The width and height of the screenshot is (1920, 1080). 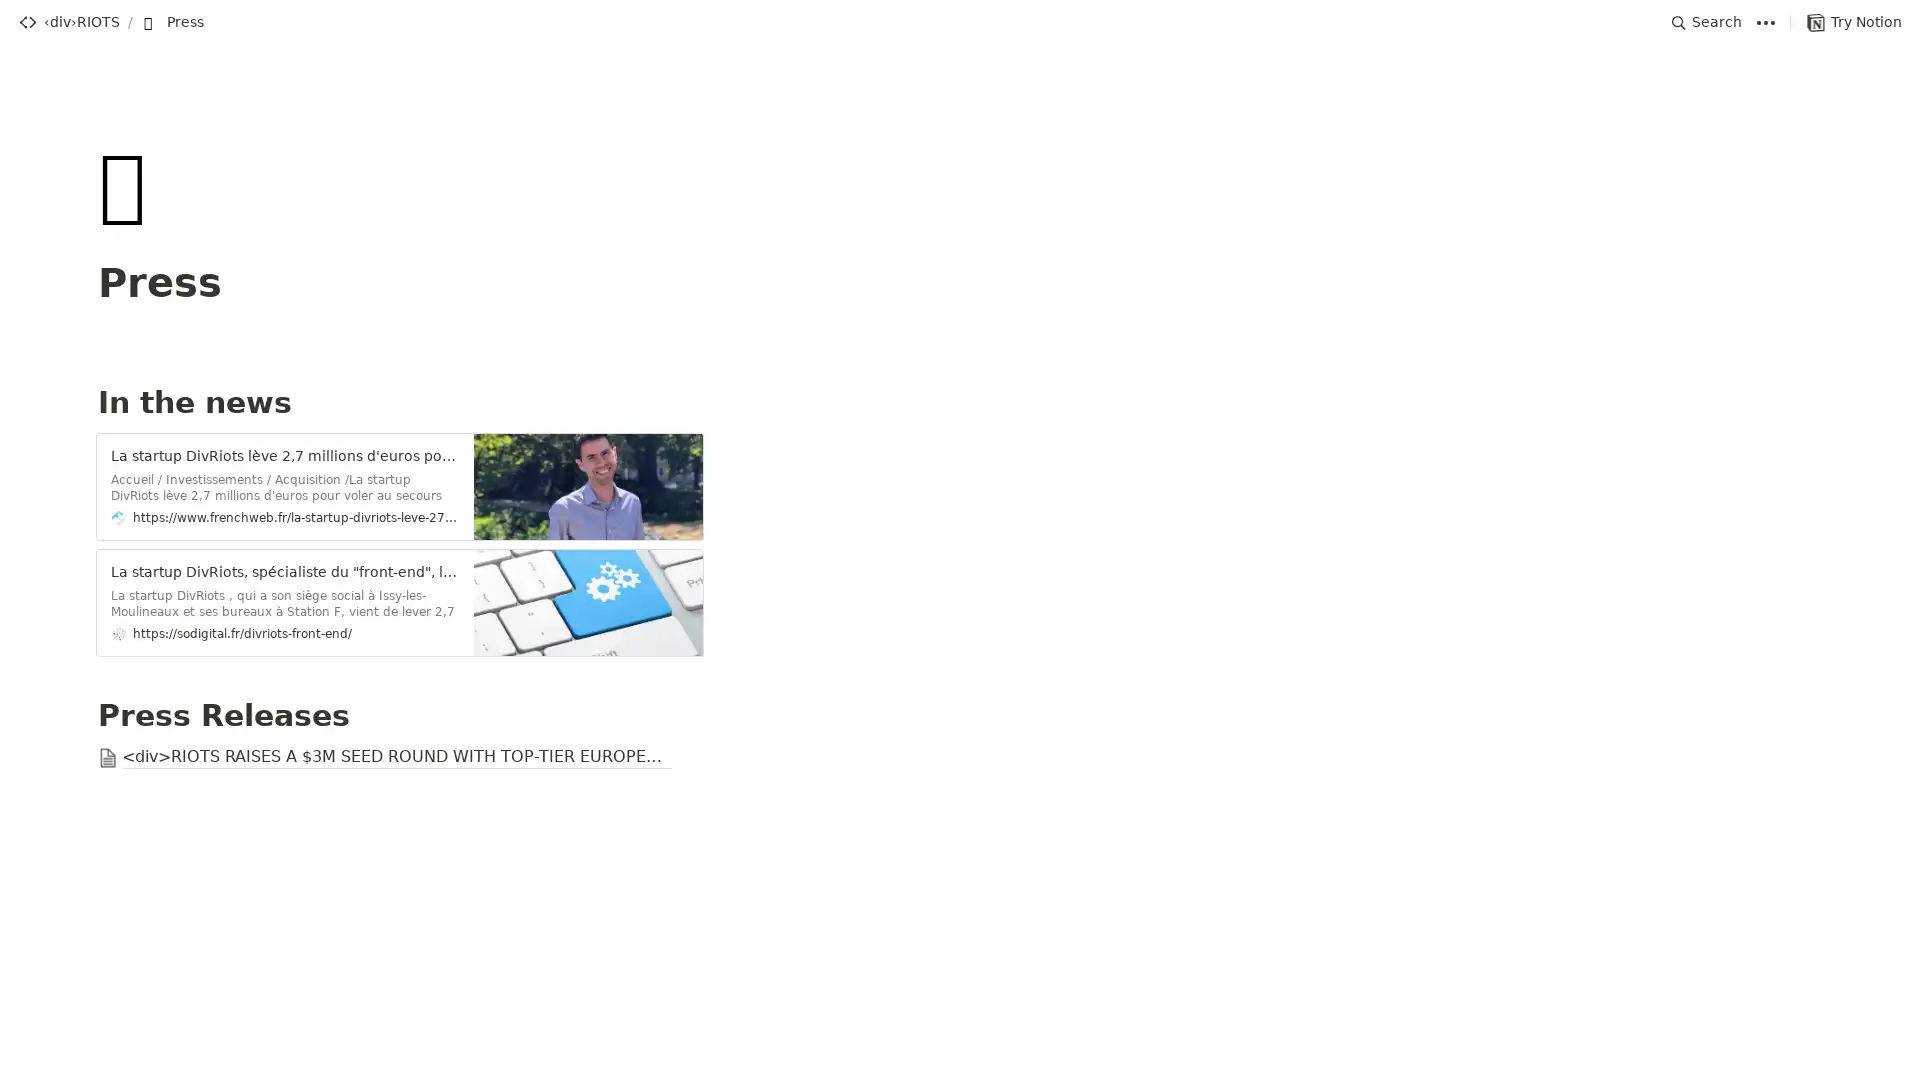 I want to click on Press, so click(x=172, y=22).